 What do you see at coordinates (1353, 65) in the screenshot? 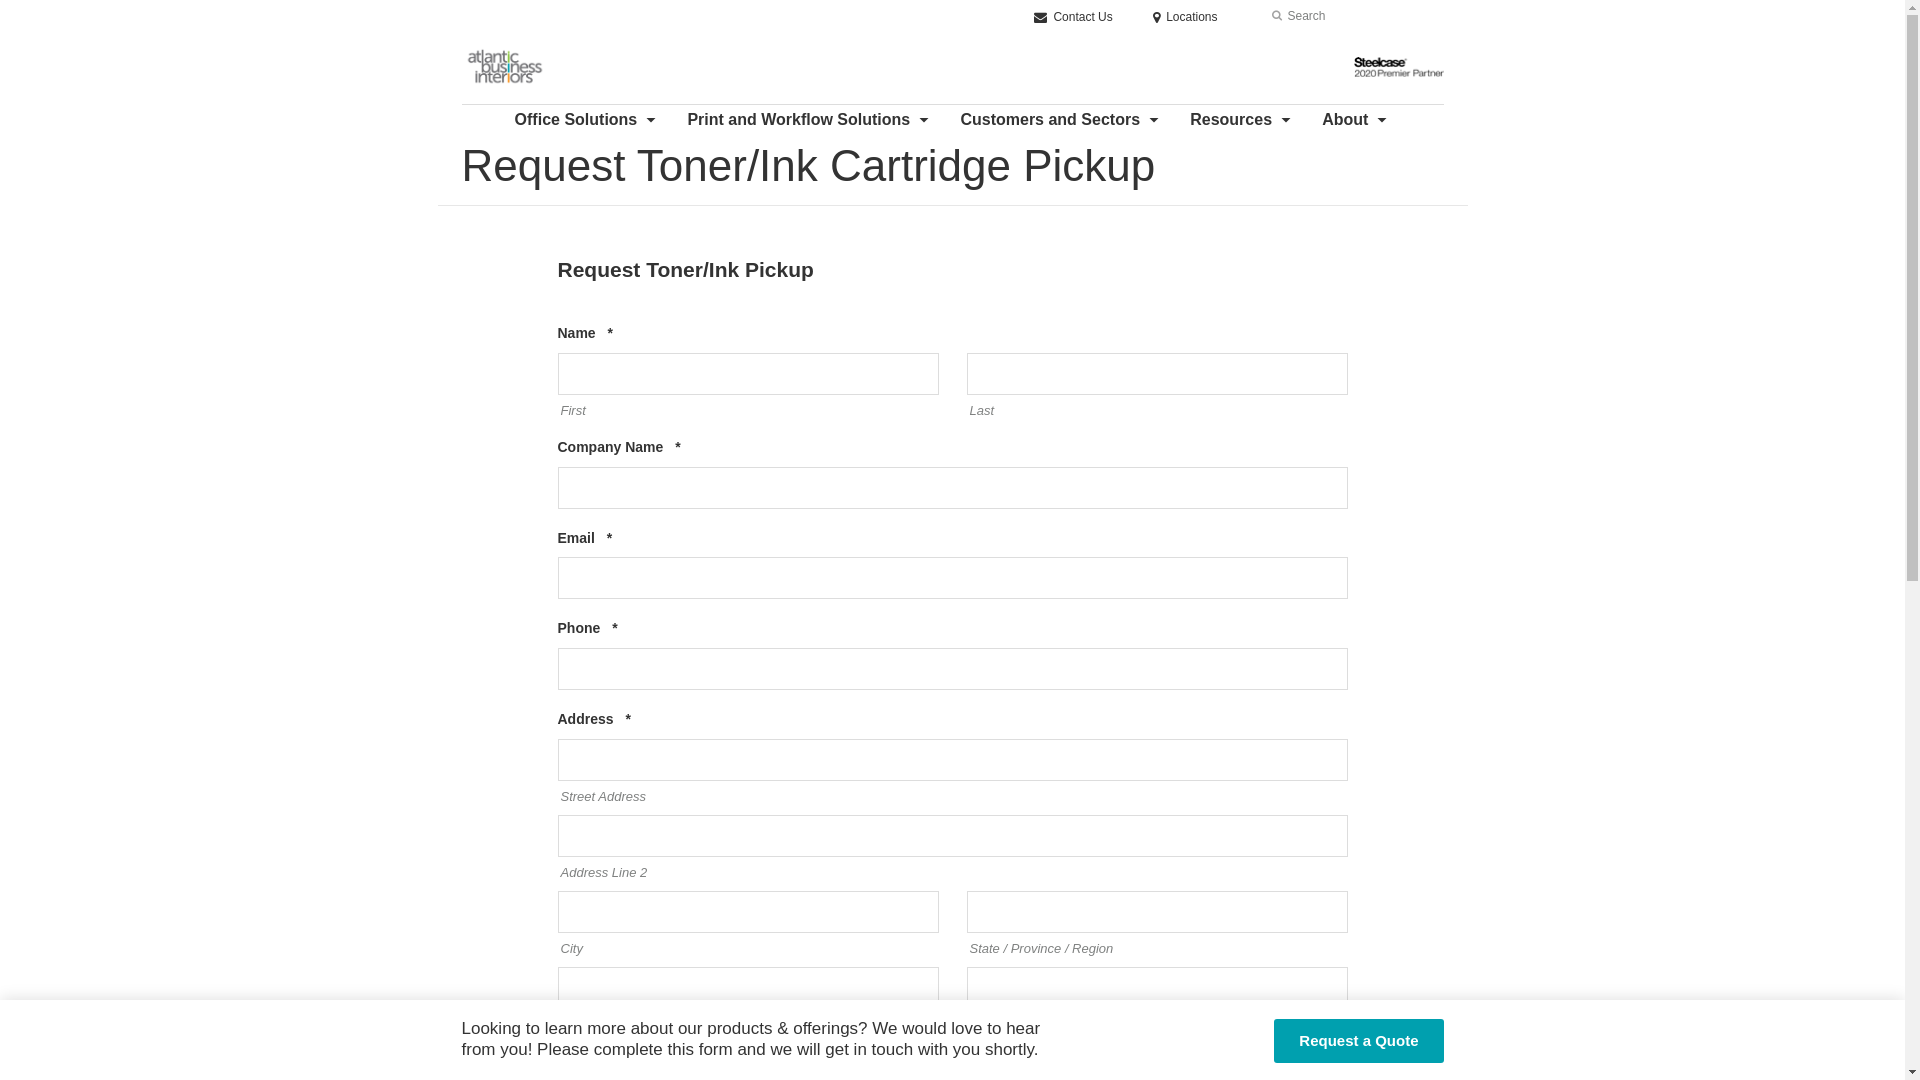
I see `'Steelcase 2020 Premier Partner'` at bounding box center [1353, 65].